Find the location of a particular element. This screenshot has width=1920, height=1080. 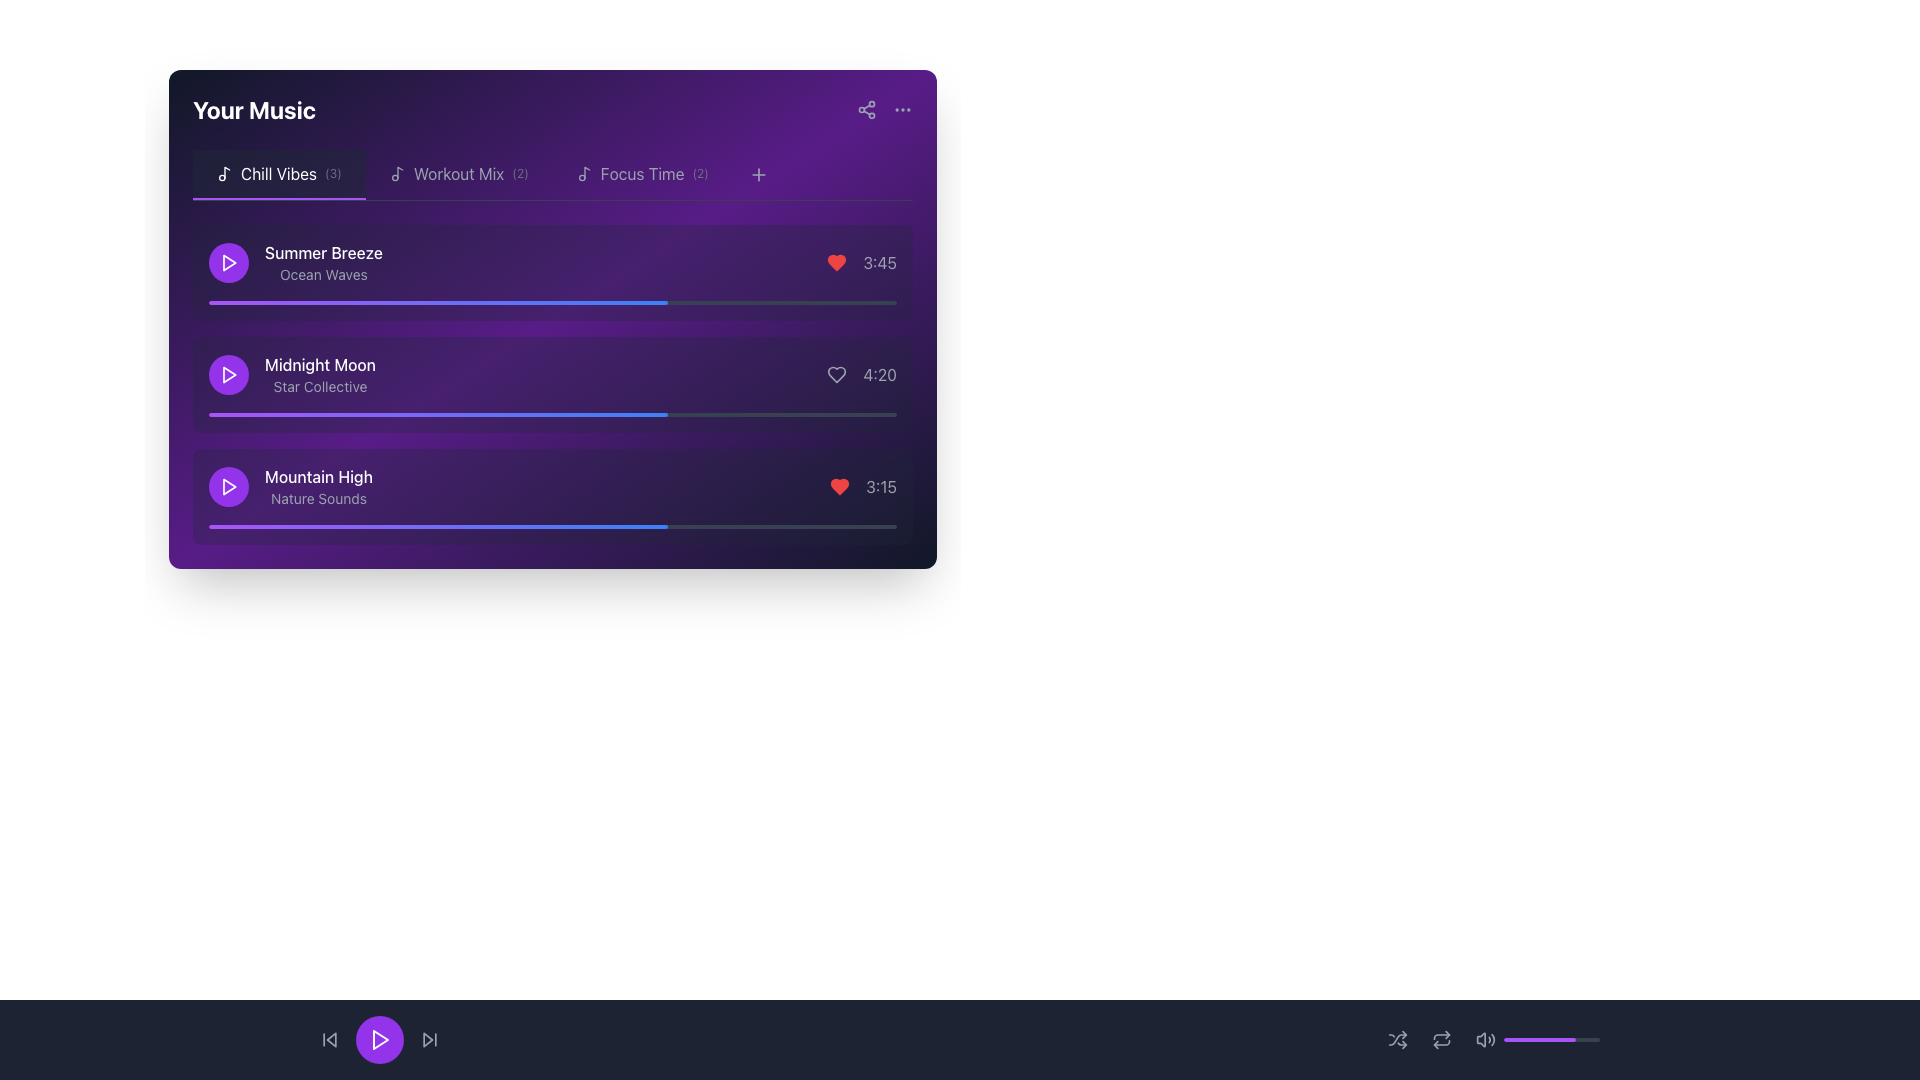

the progress bar is located at coordinates (332, 414).